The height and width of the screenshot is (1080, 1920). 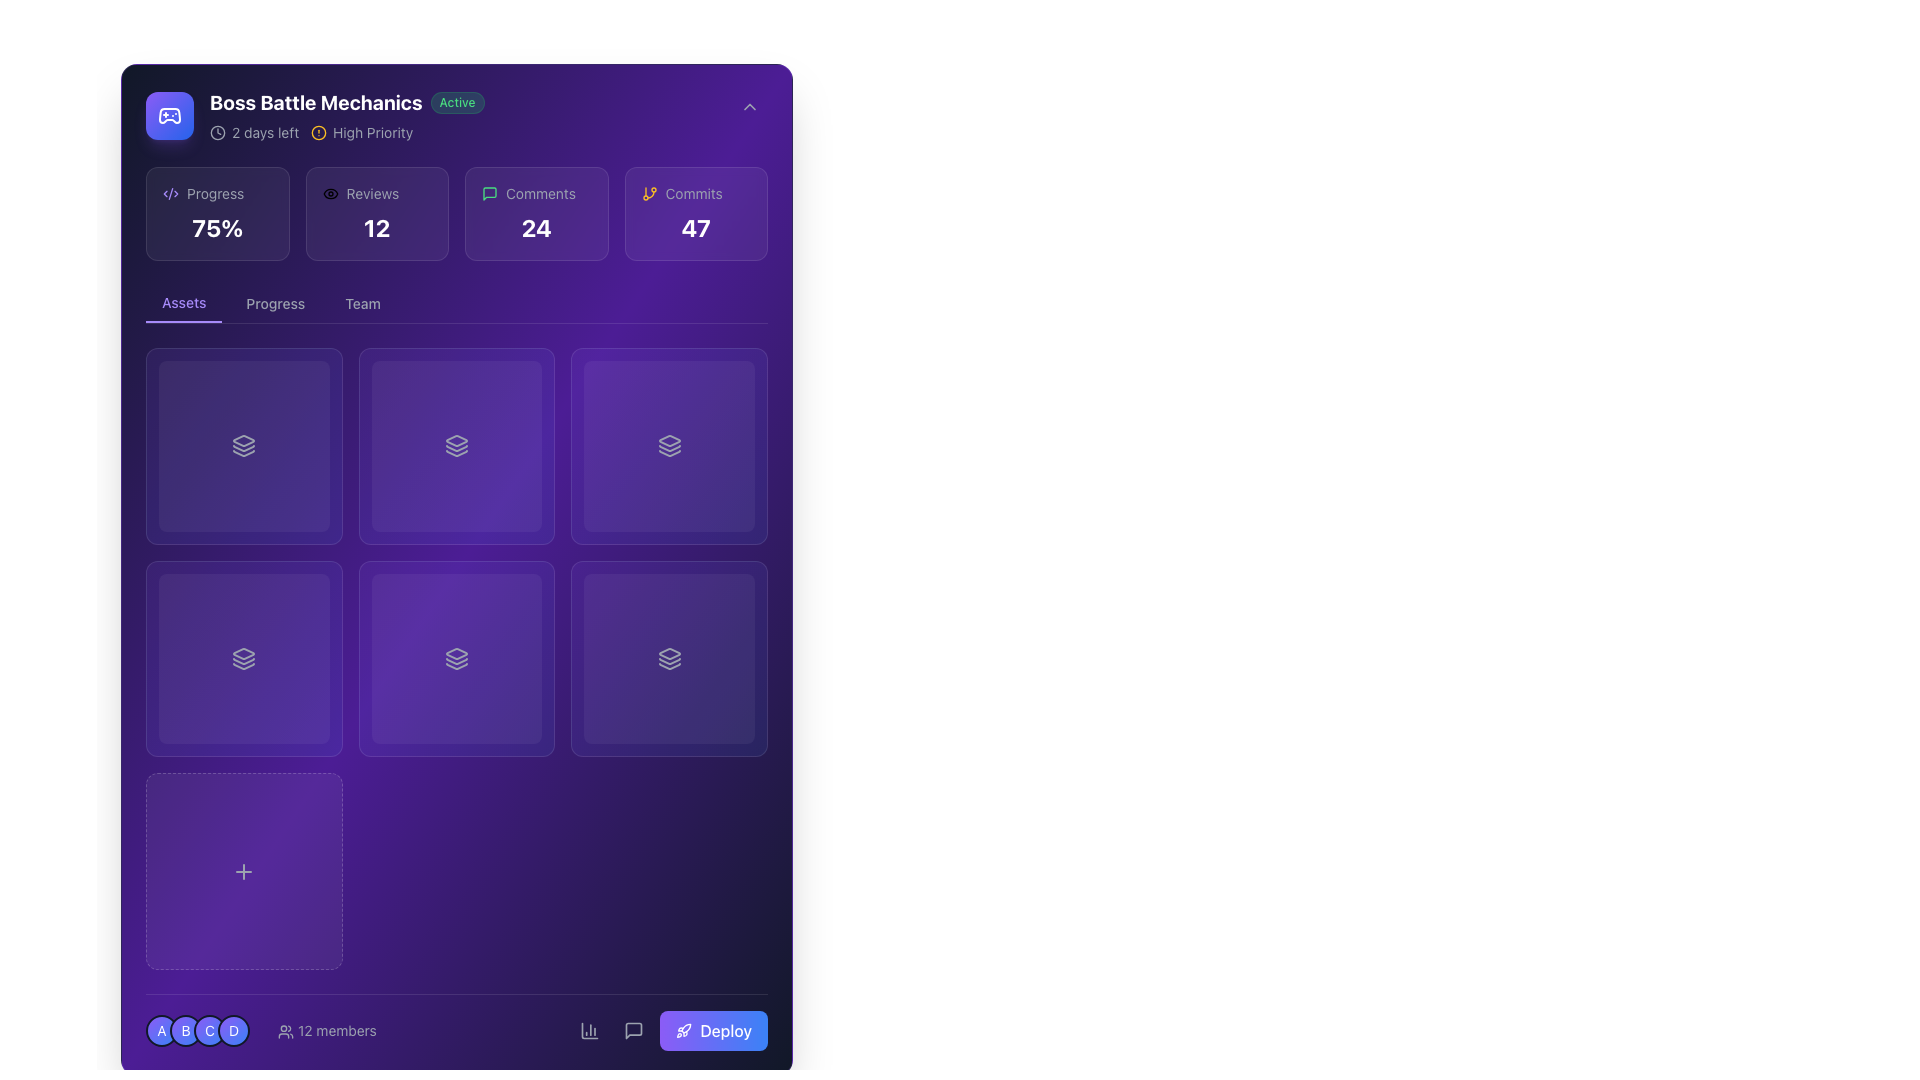 What do you see at coordinates (455, 659) in the screenshot?
I see `the interactive grid item with a deep purple background and a centered icon resembling multiple stacked shapes, located in the middle column of the lower row` at bounding box center [455, 659].